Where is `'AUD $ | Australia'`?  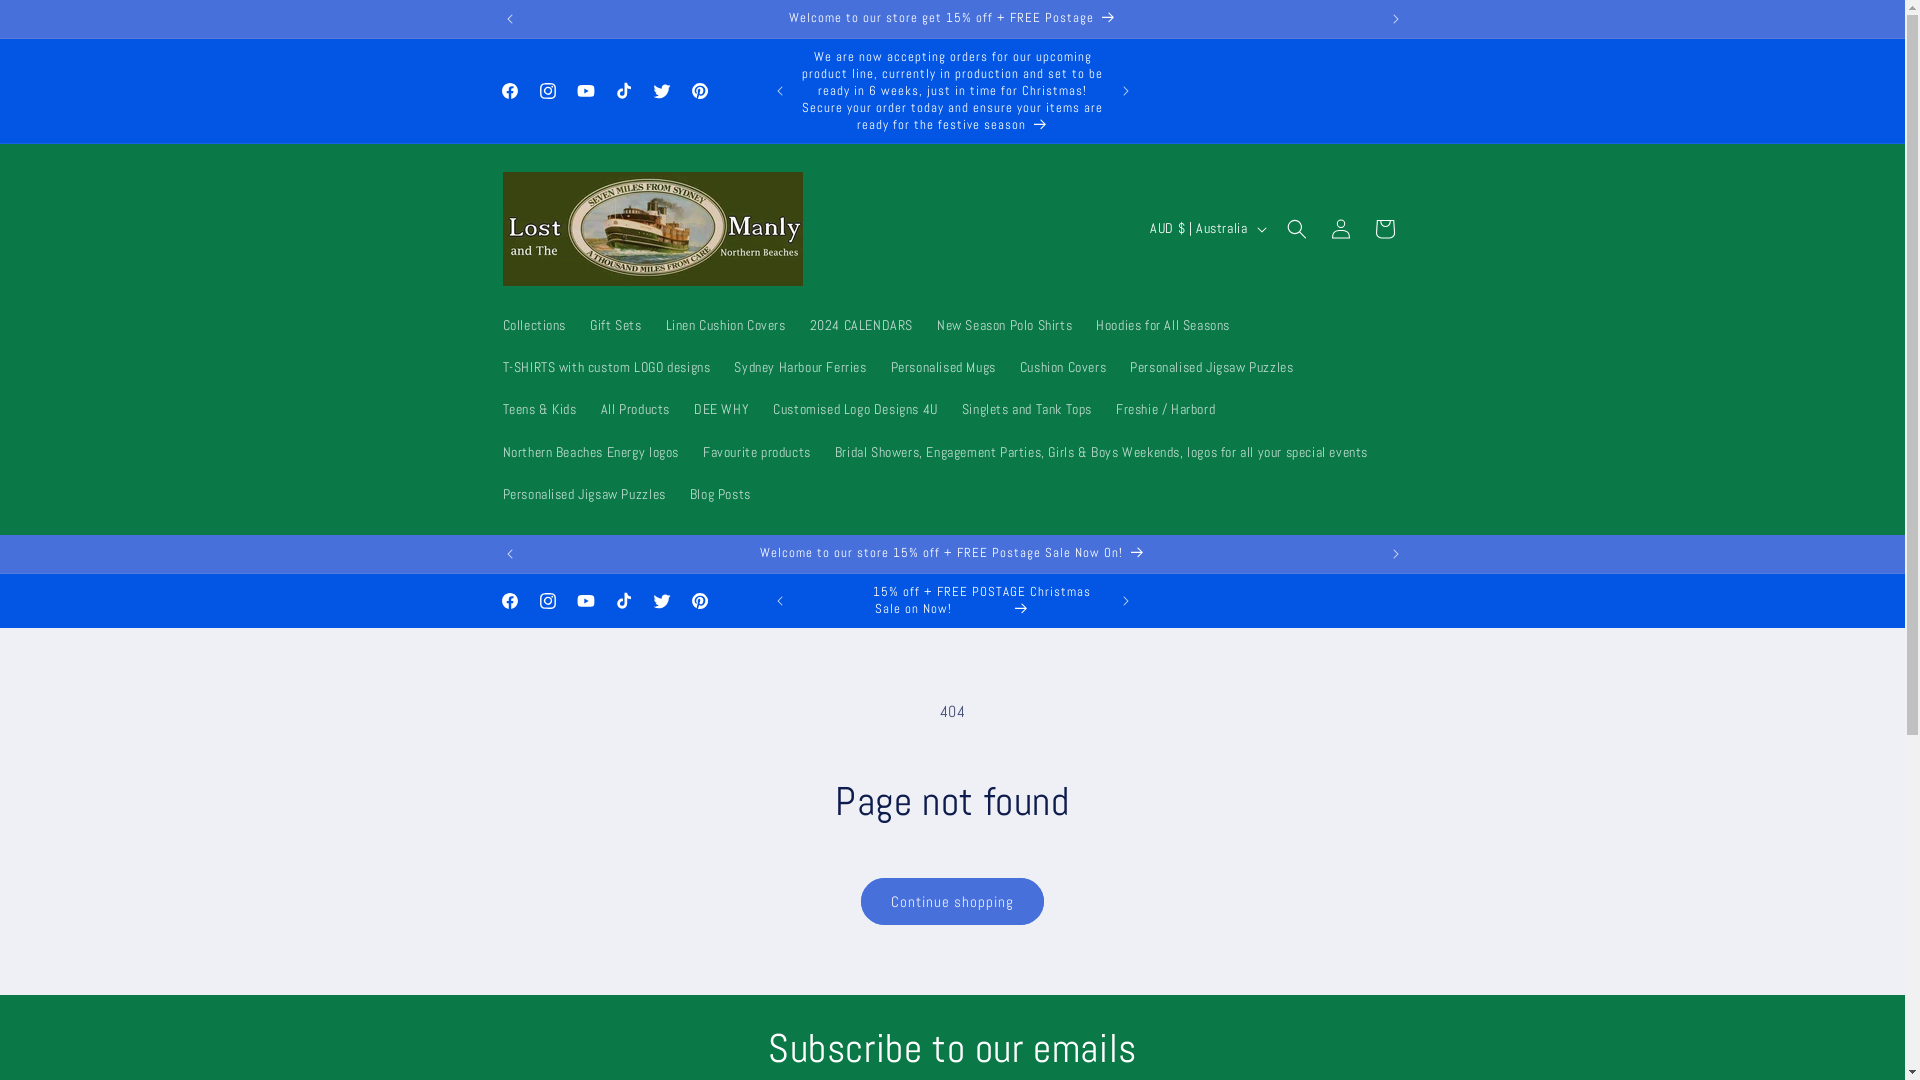 'AUD $ | Australia' is located at coordinates (1204, 227).